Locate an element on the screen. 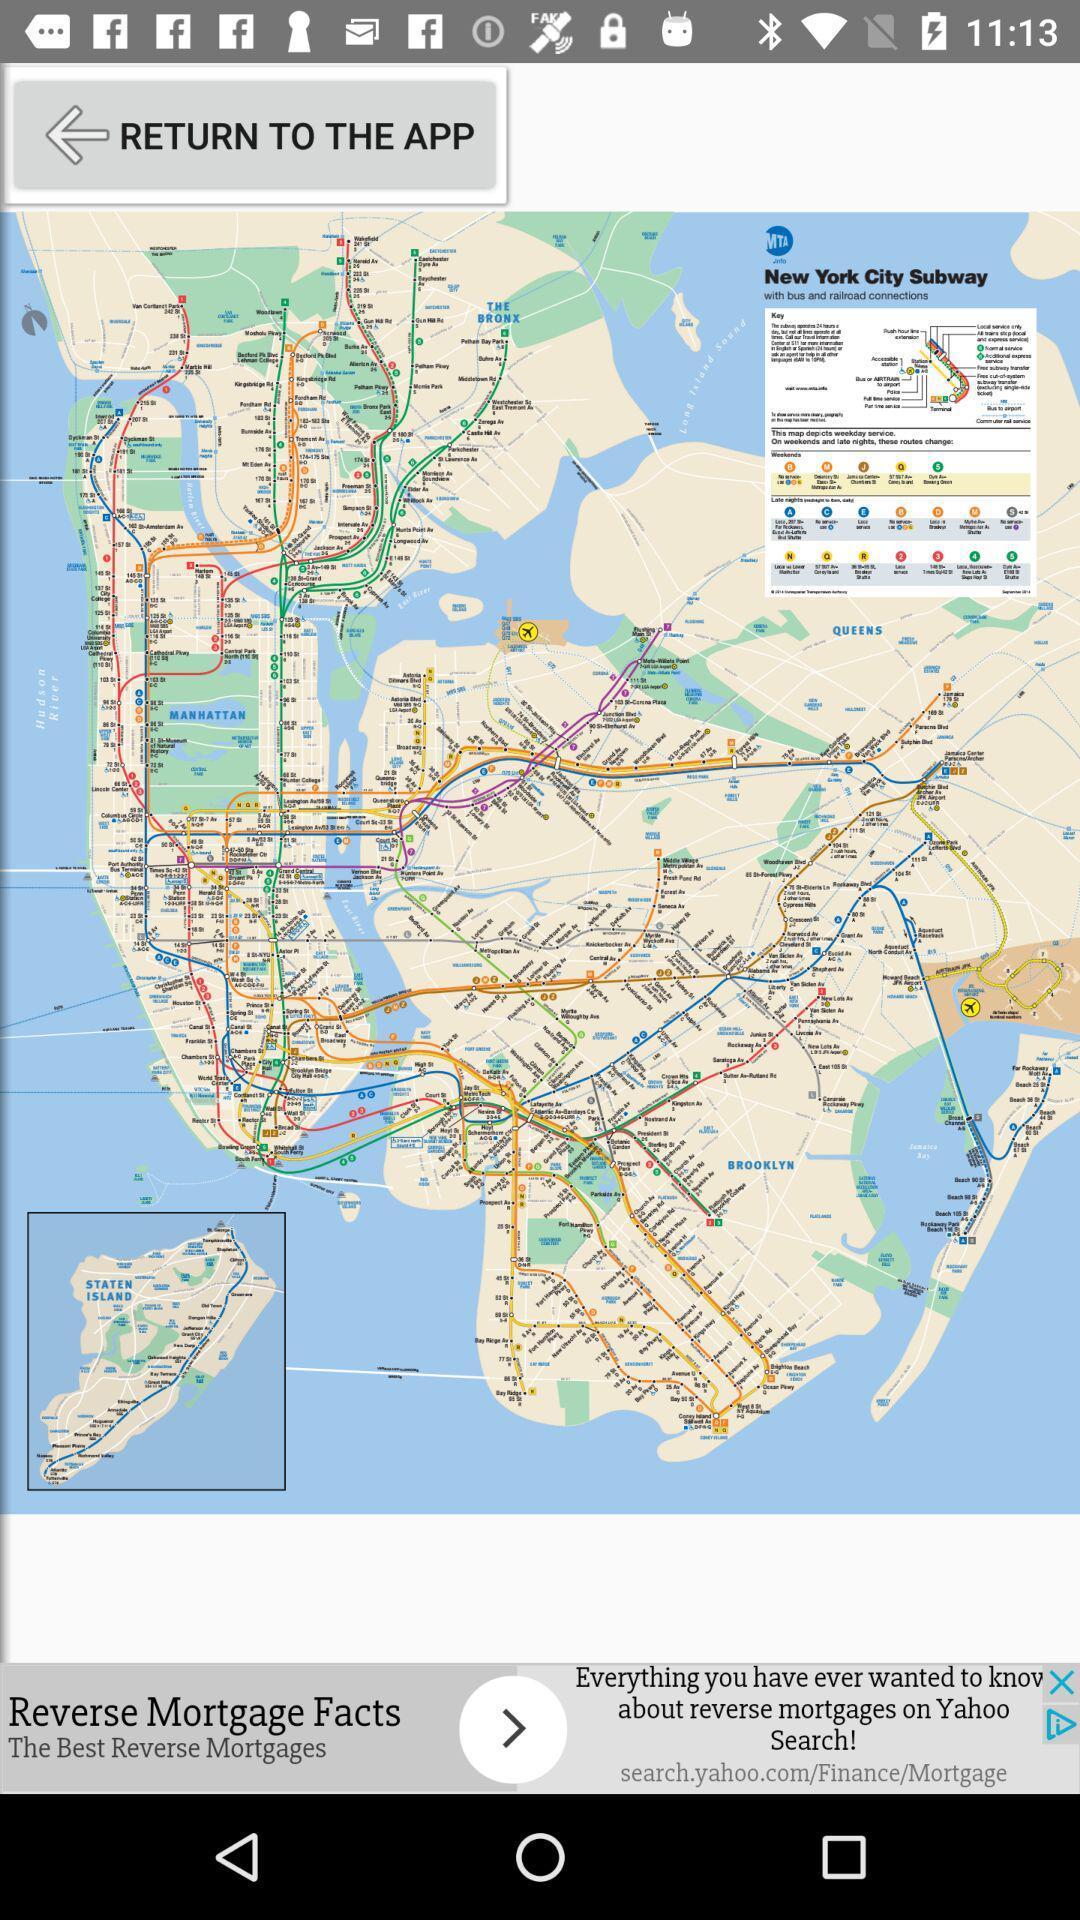 The width and height of the screenshot is (1080, 1920). click the main page is located at coordinates (540, 862).